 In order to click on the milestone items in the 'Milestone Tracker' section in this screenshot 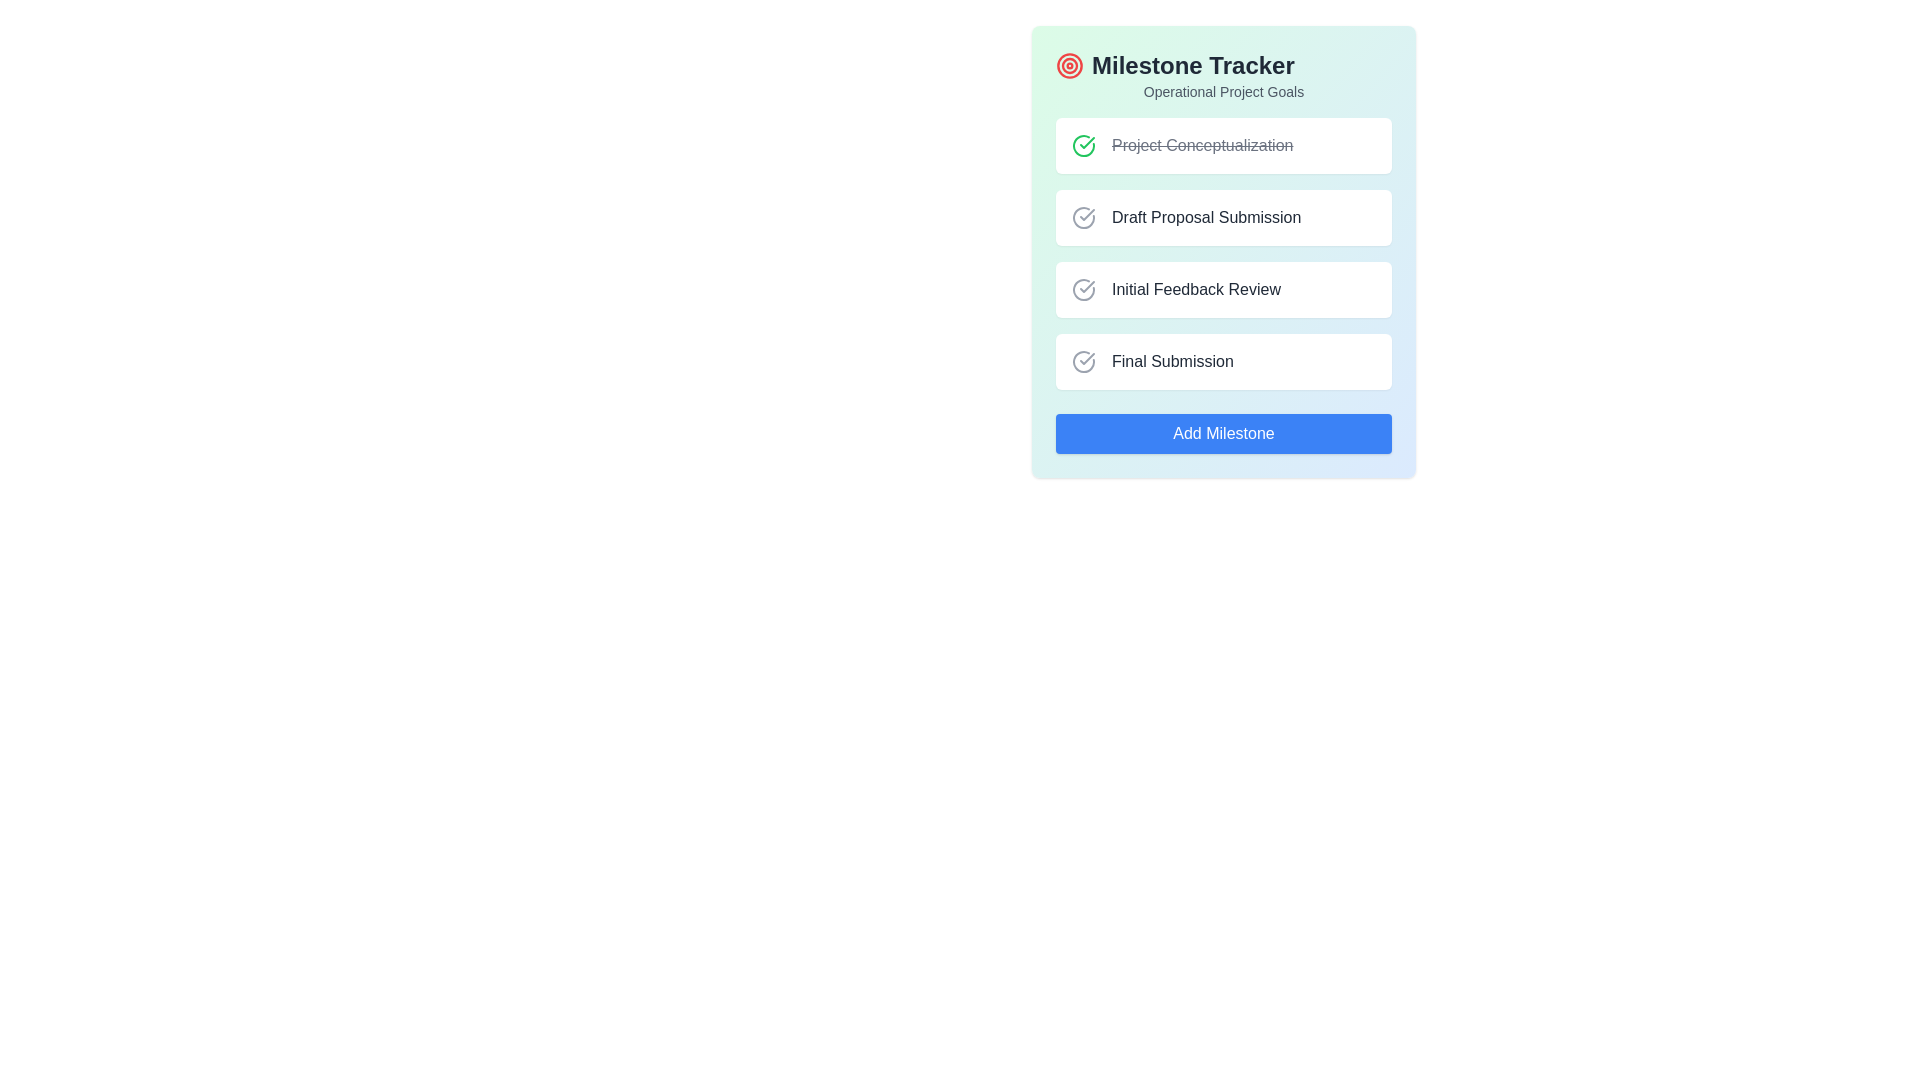, I will do `click(1223, 250)`.